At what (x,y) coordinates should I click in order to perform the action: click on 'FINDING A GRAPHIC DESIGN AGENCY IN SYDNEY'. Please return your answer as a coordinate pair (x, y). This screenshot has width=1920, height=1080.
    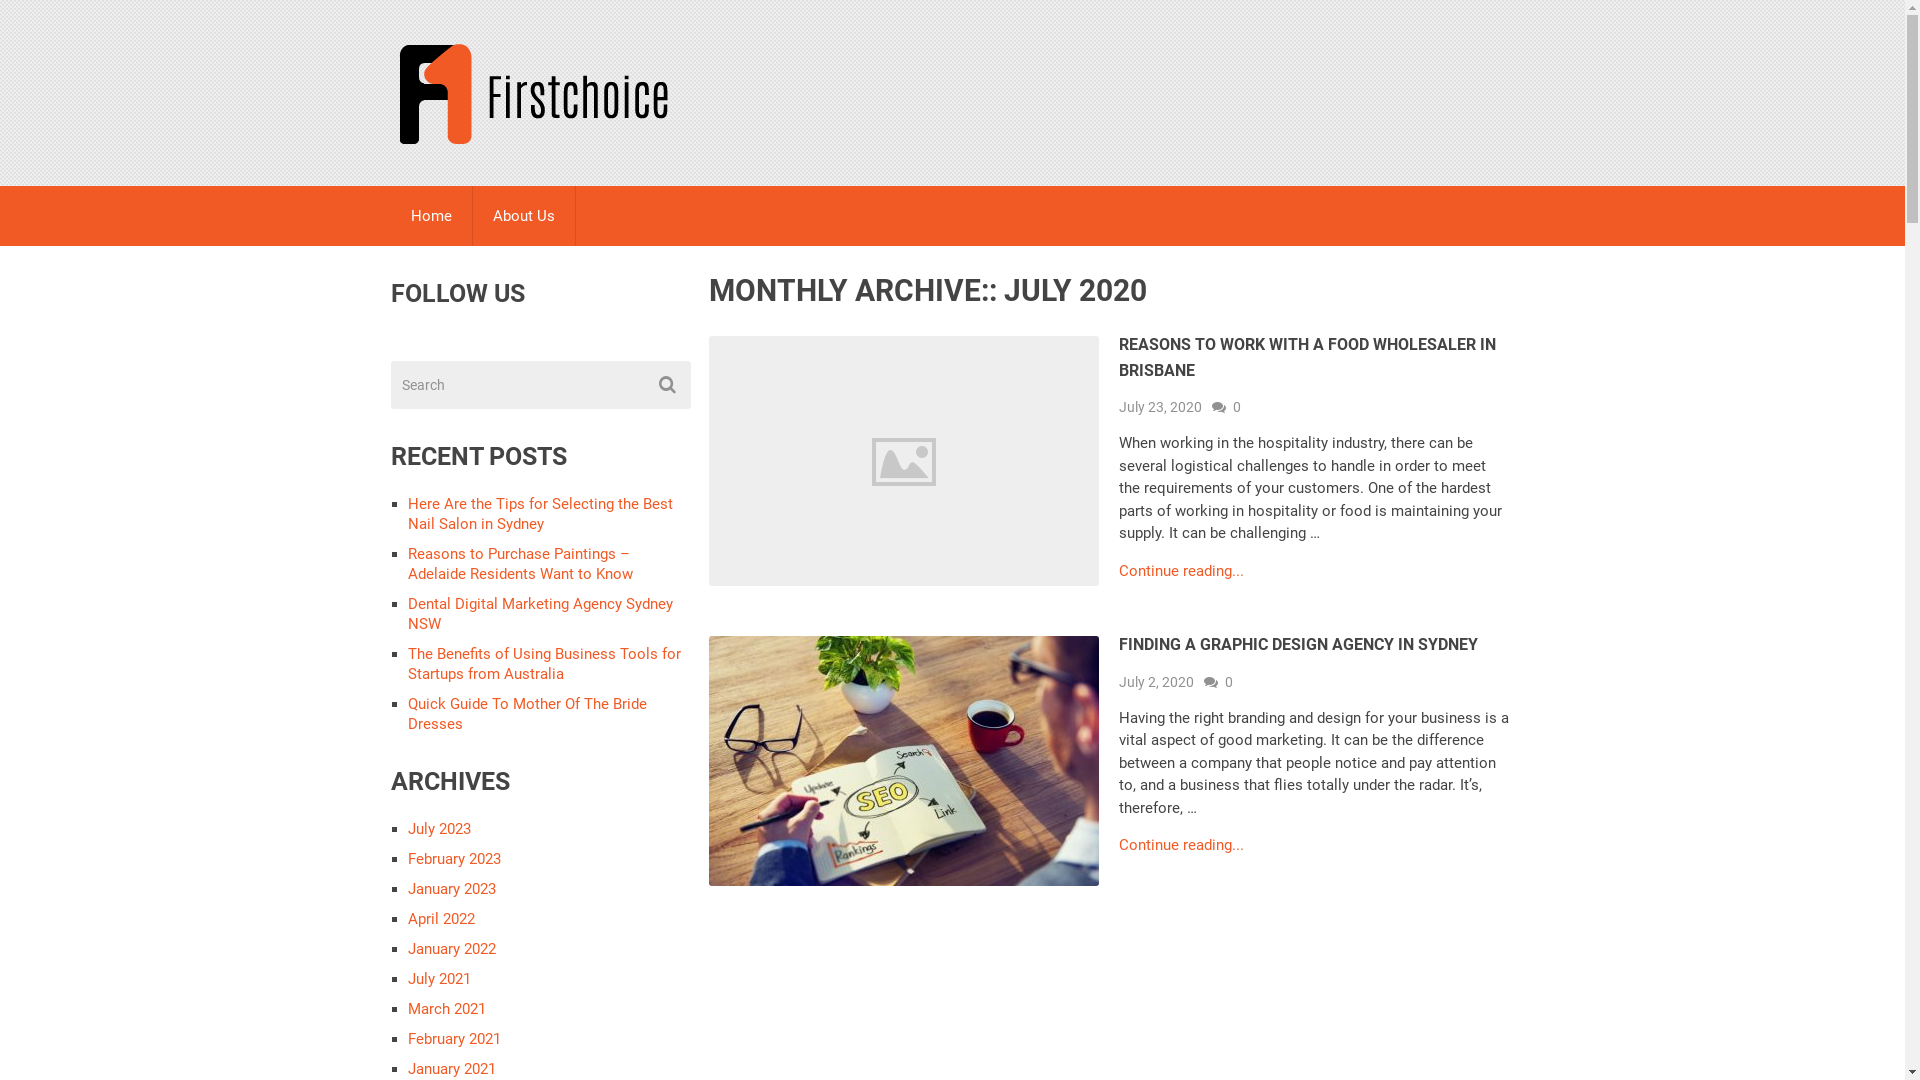
    Looking at the image, I should click on (1298, 644).